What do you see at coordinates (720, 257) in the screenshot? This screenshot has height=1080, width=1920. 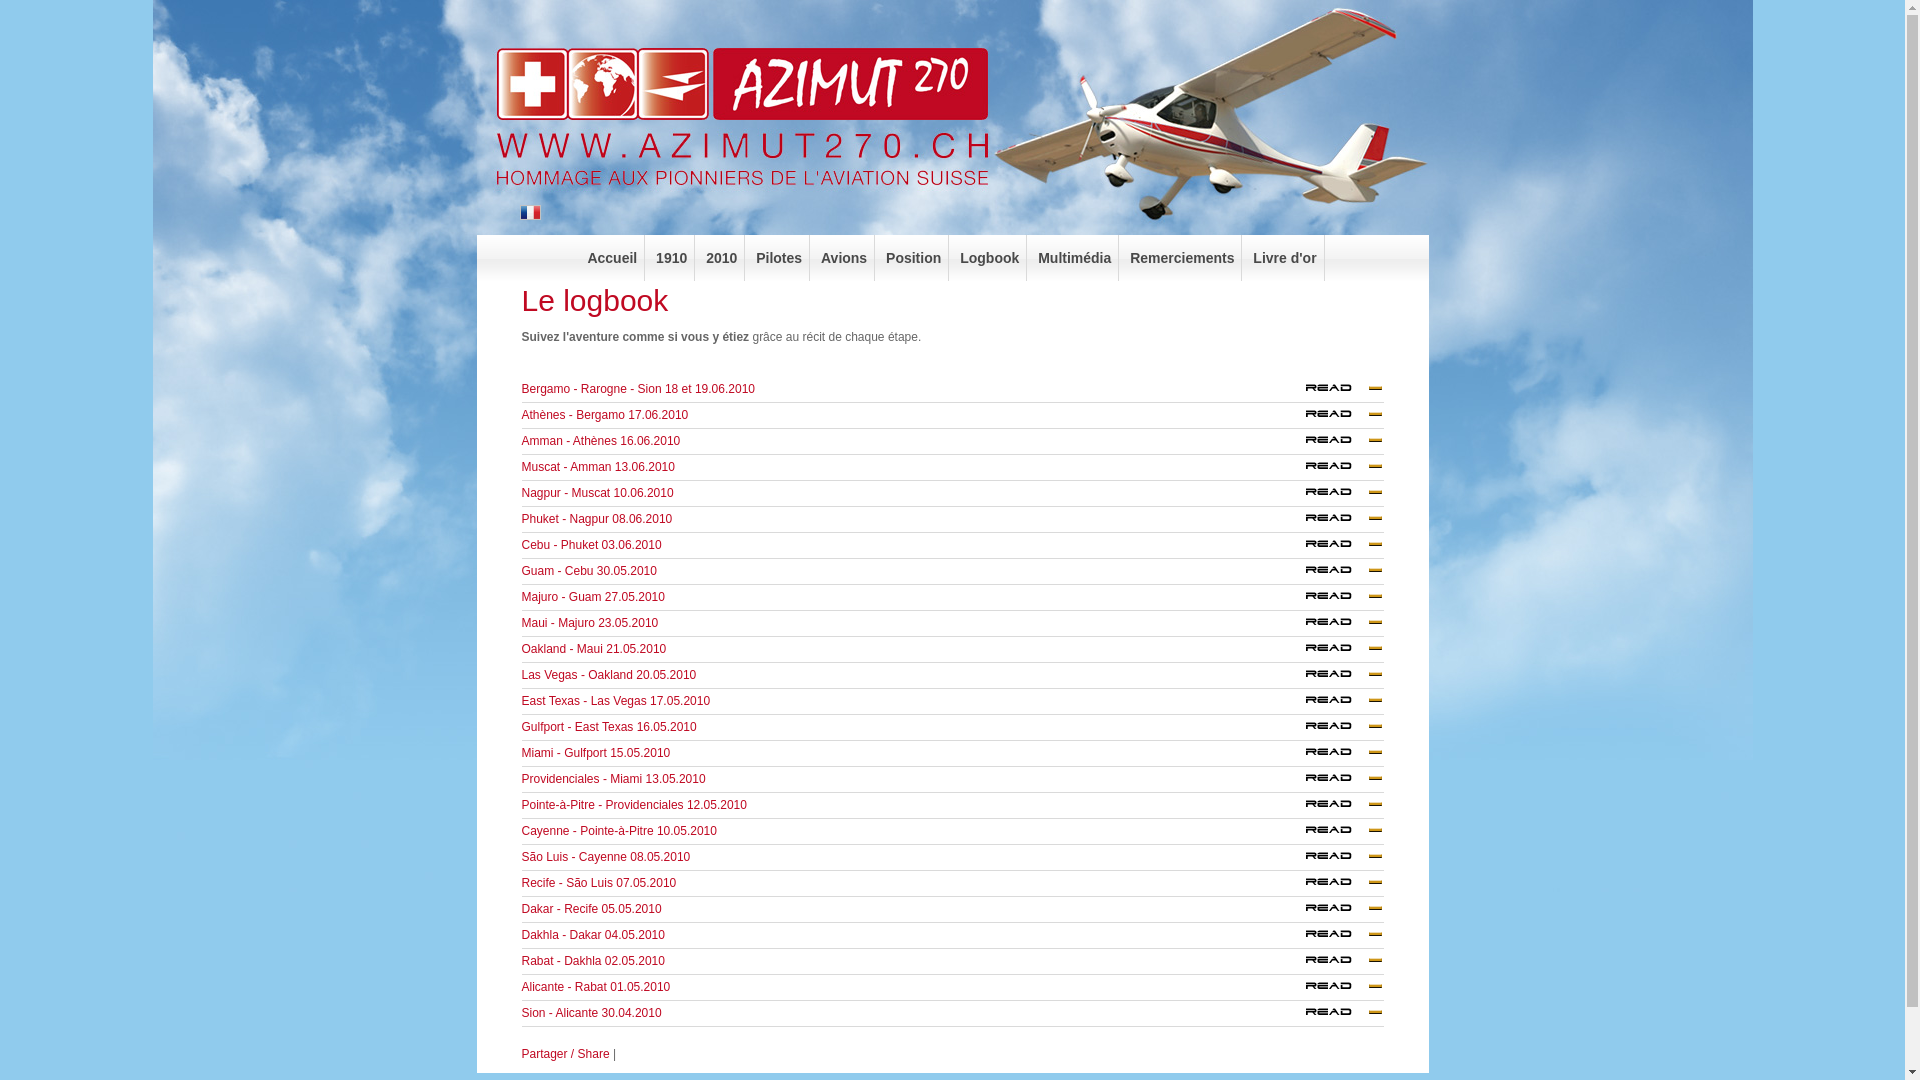 I see `'2010'` at bounding box center [720, 257].